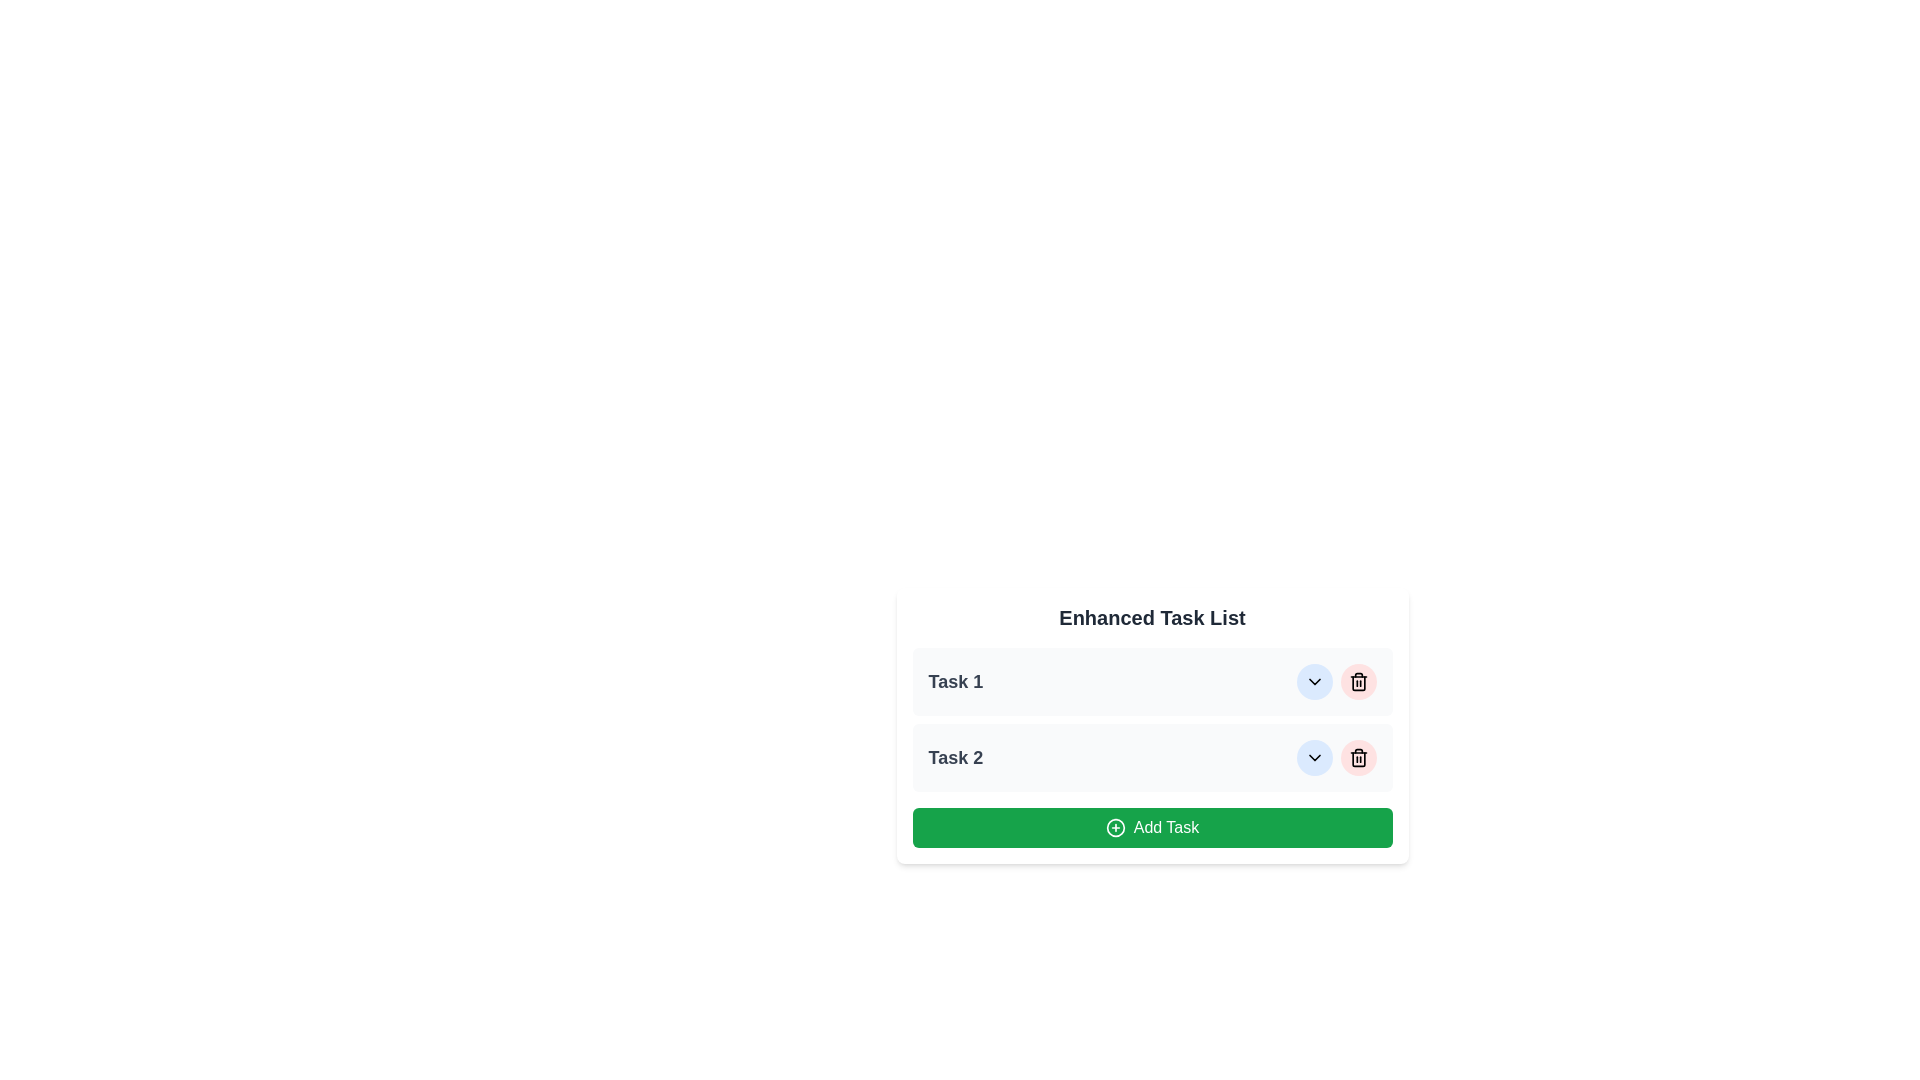 Image resolution: width=1920 pixels, height=1080 pixels. What do you see at coordinates (1336, 681) in the screenshot?
I see `the grouped action buttons located on the far-right side of the first task item, next to the text 'Task 1', which includes a dropdown toggle and a delete action` at bounding box center [1336, 681].